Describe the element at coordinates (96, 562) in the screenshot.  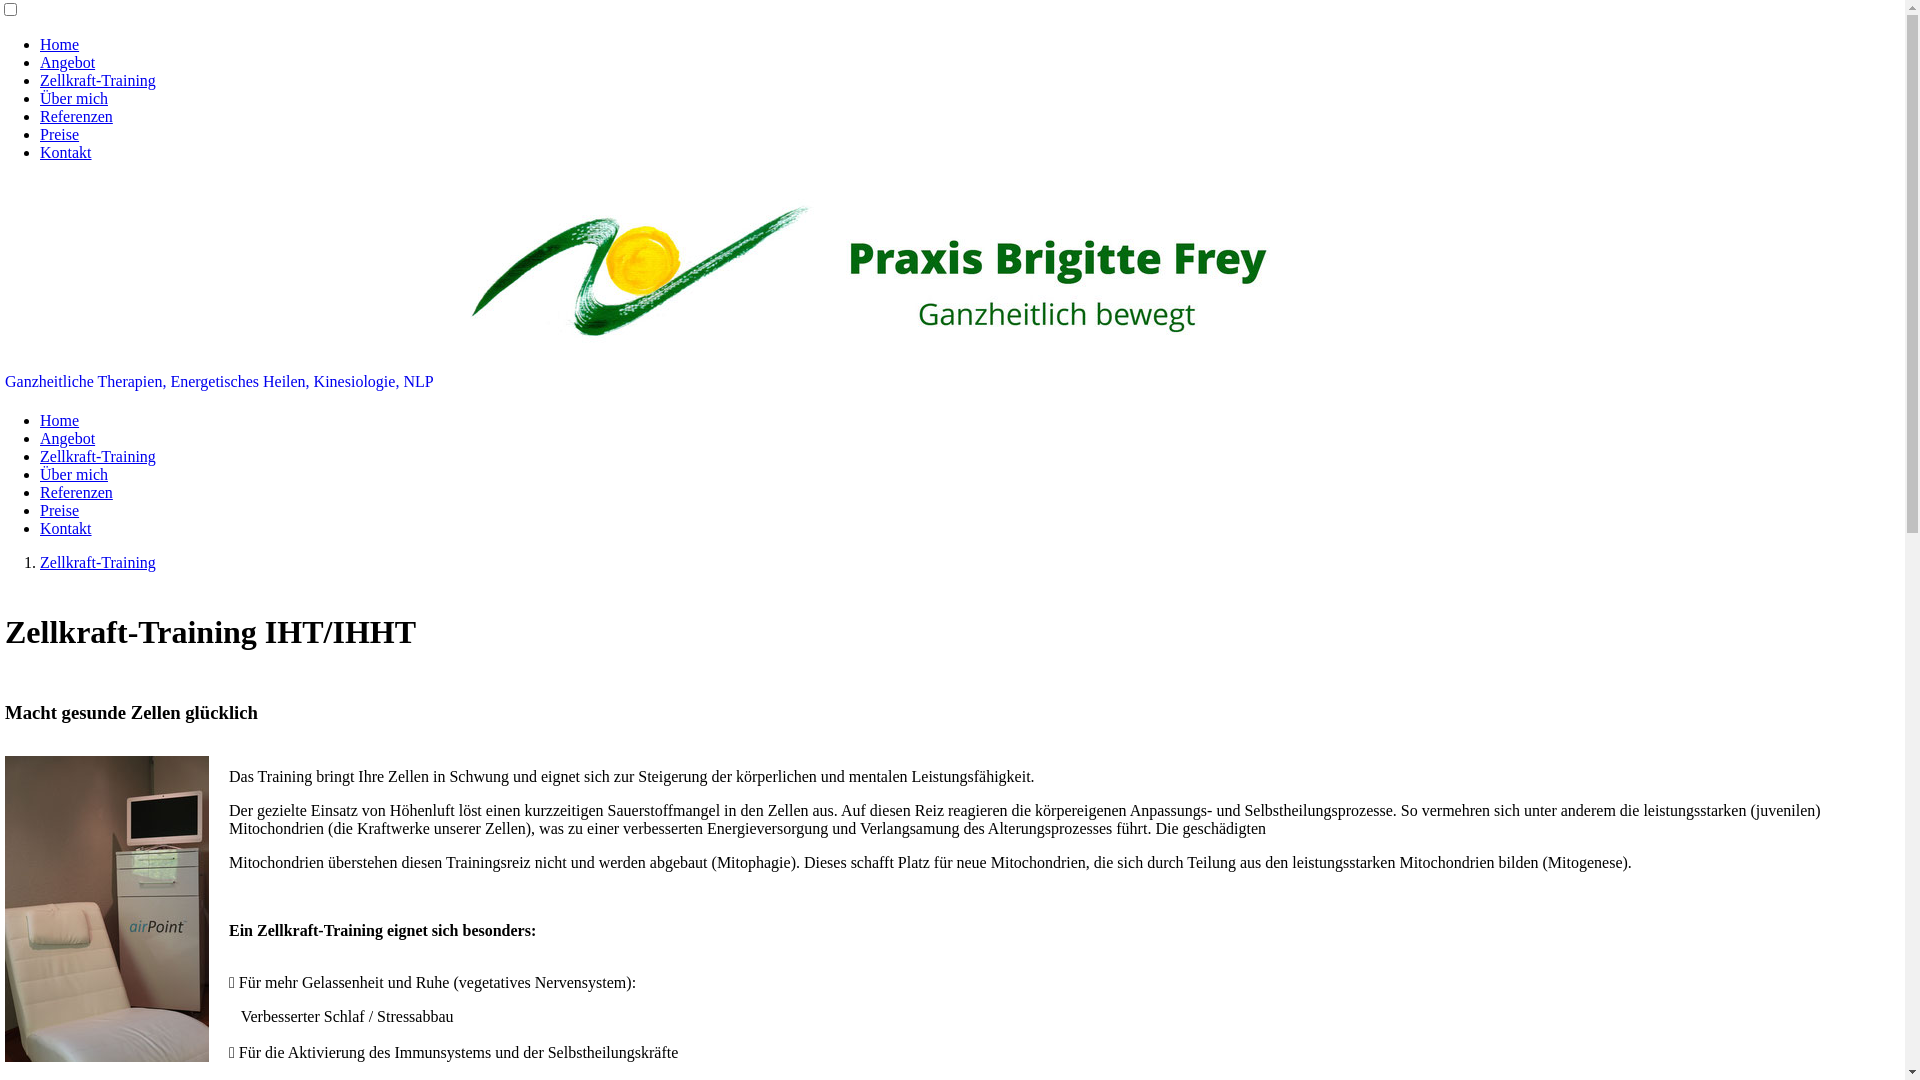
I see `'Zellkraft-Training'` at that location.